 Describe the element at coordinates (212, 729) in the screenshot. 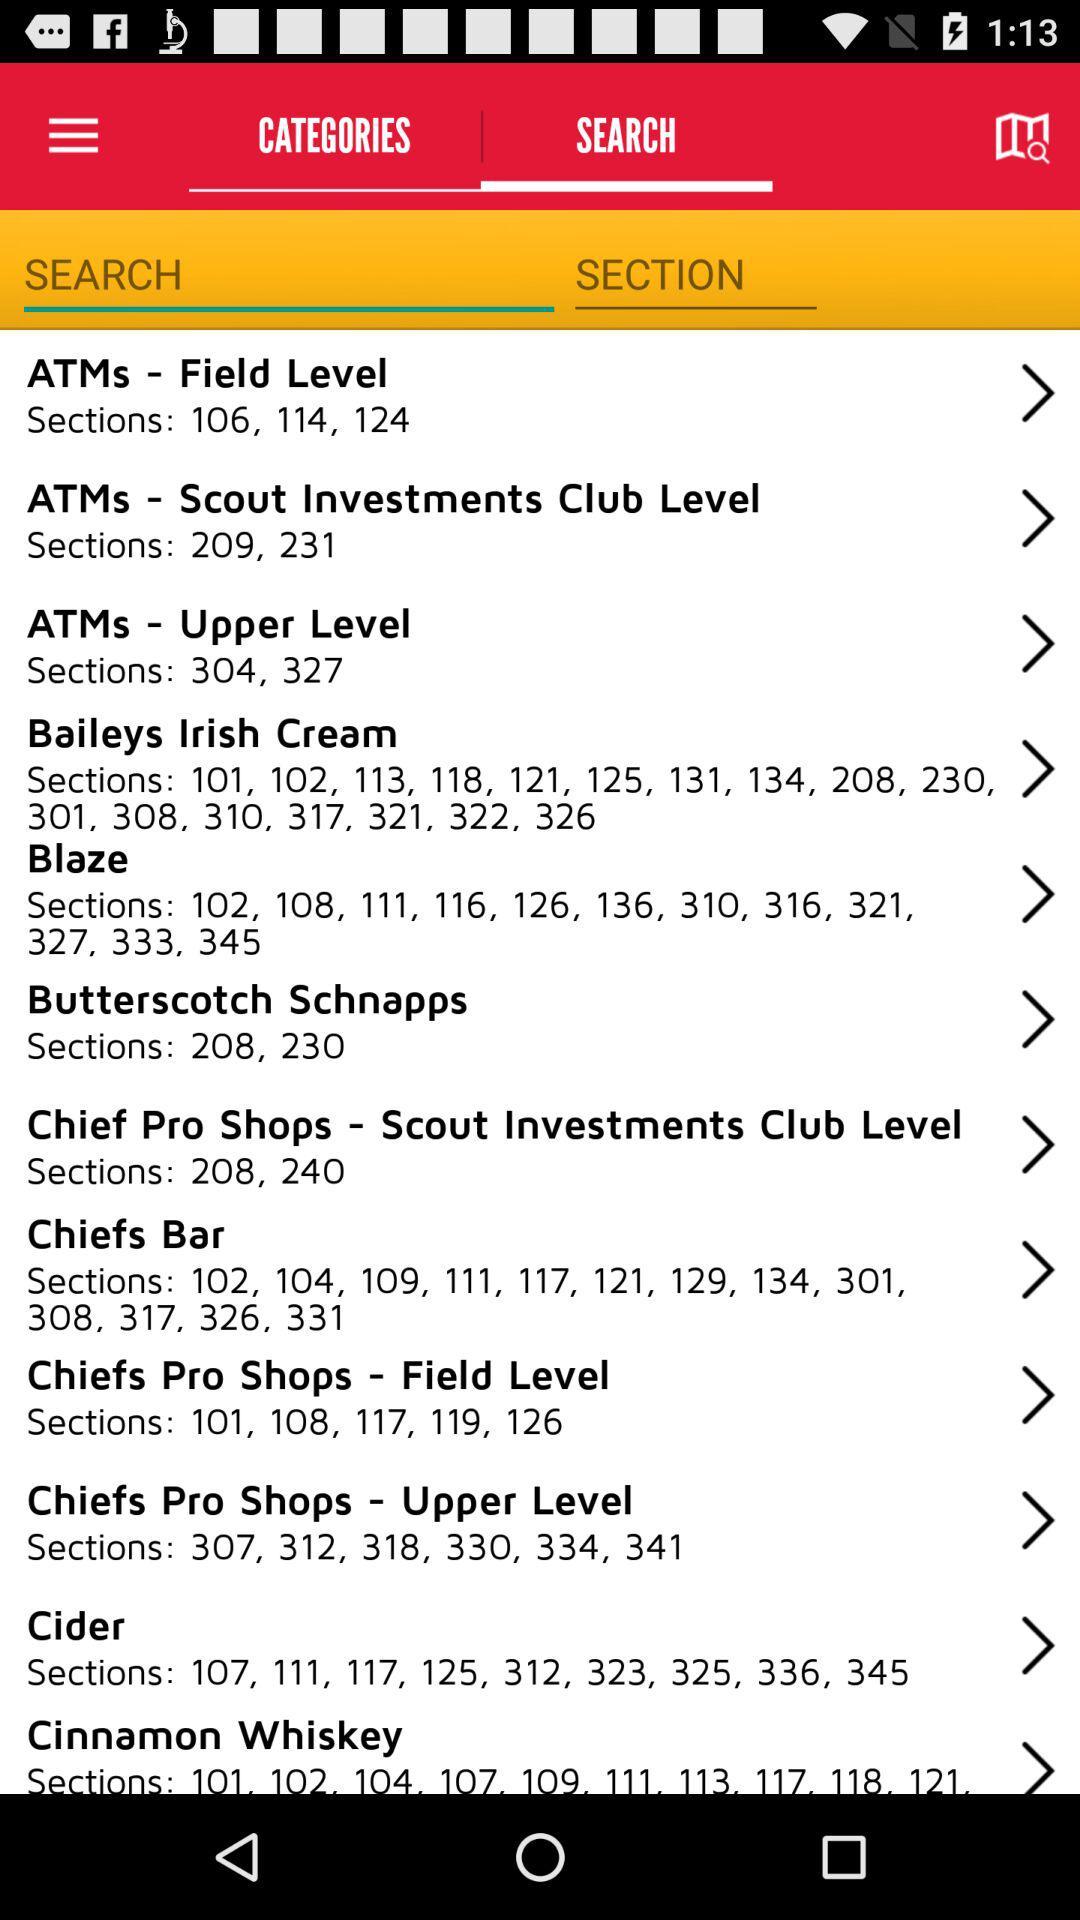

I see `the icon above the sections 101 102` at that location.